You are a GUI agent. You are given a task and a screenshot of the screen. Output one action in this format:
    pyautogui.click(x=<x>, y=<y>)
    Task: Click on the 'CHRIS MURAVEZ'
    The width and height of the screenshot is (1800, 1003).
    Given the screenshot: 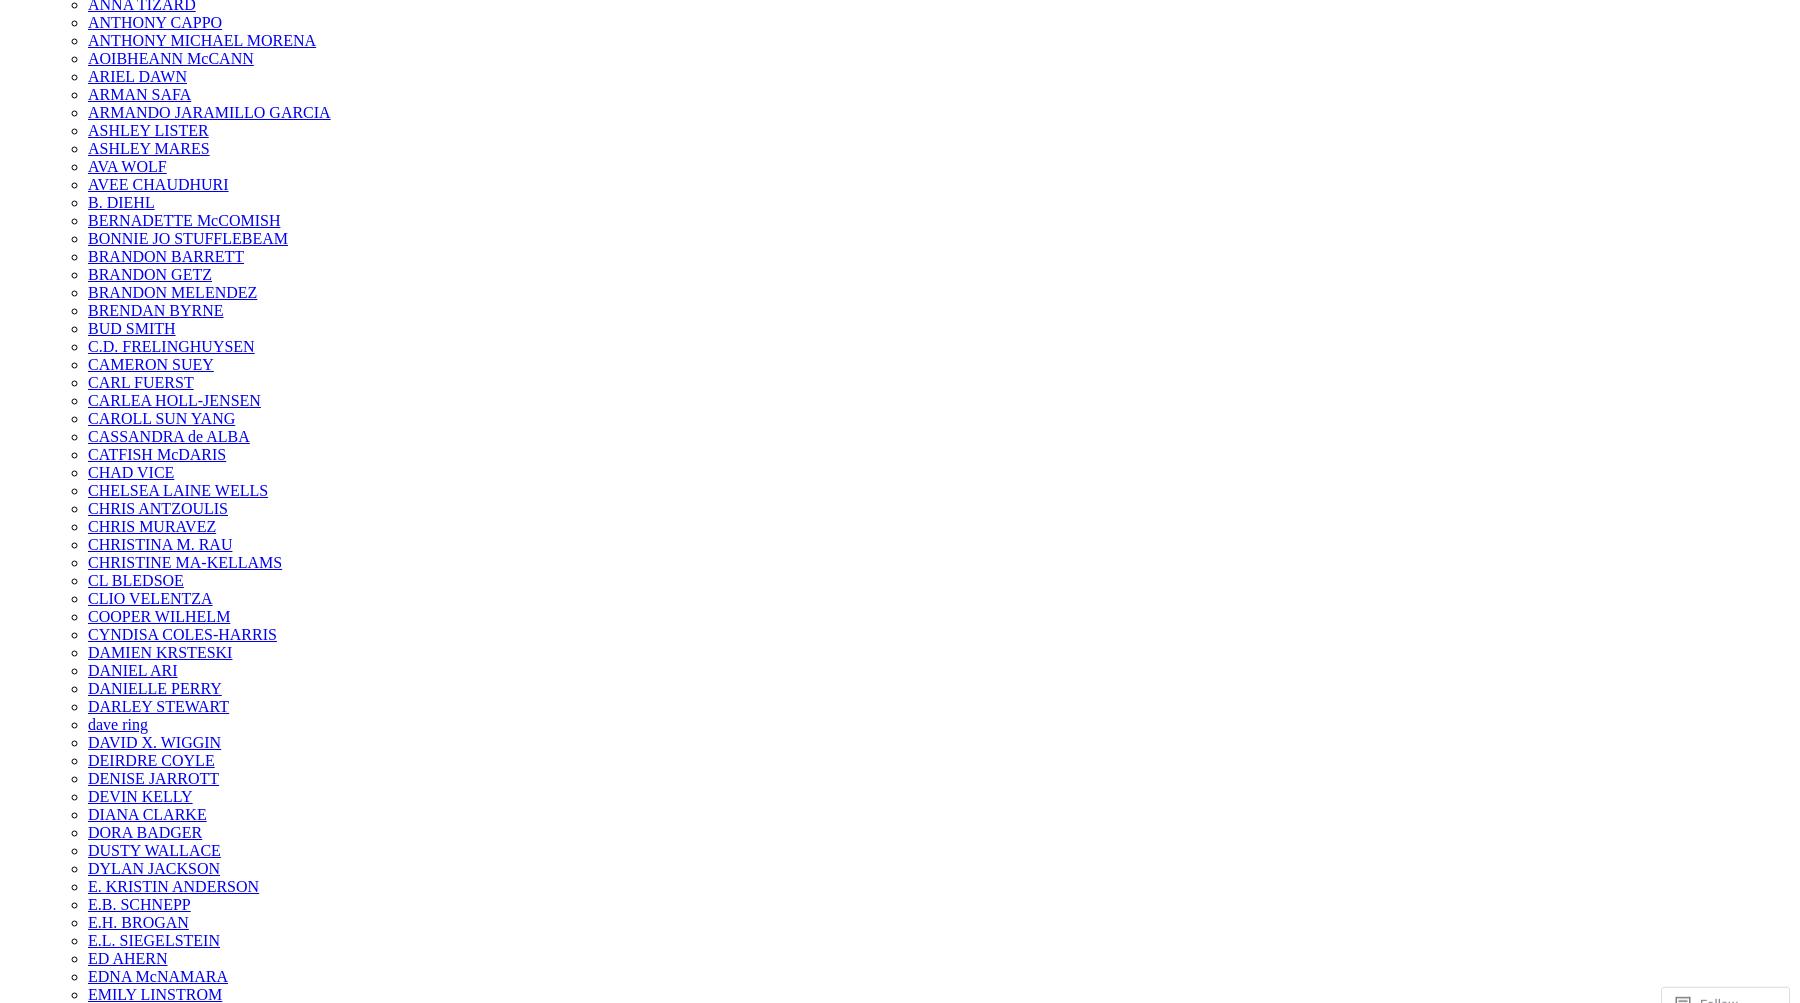 What is the action you would take?
    pyautogui.click(x=151, y=525)
    